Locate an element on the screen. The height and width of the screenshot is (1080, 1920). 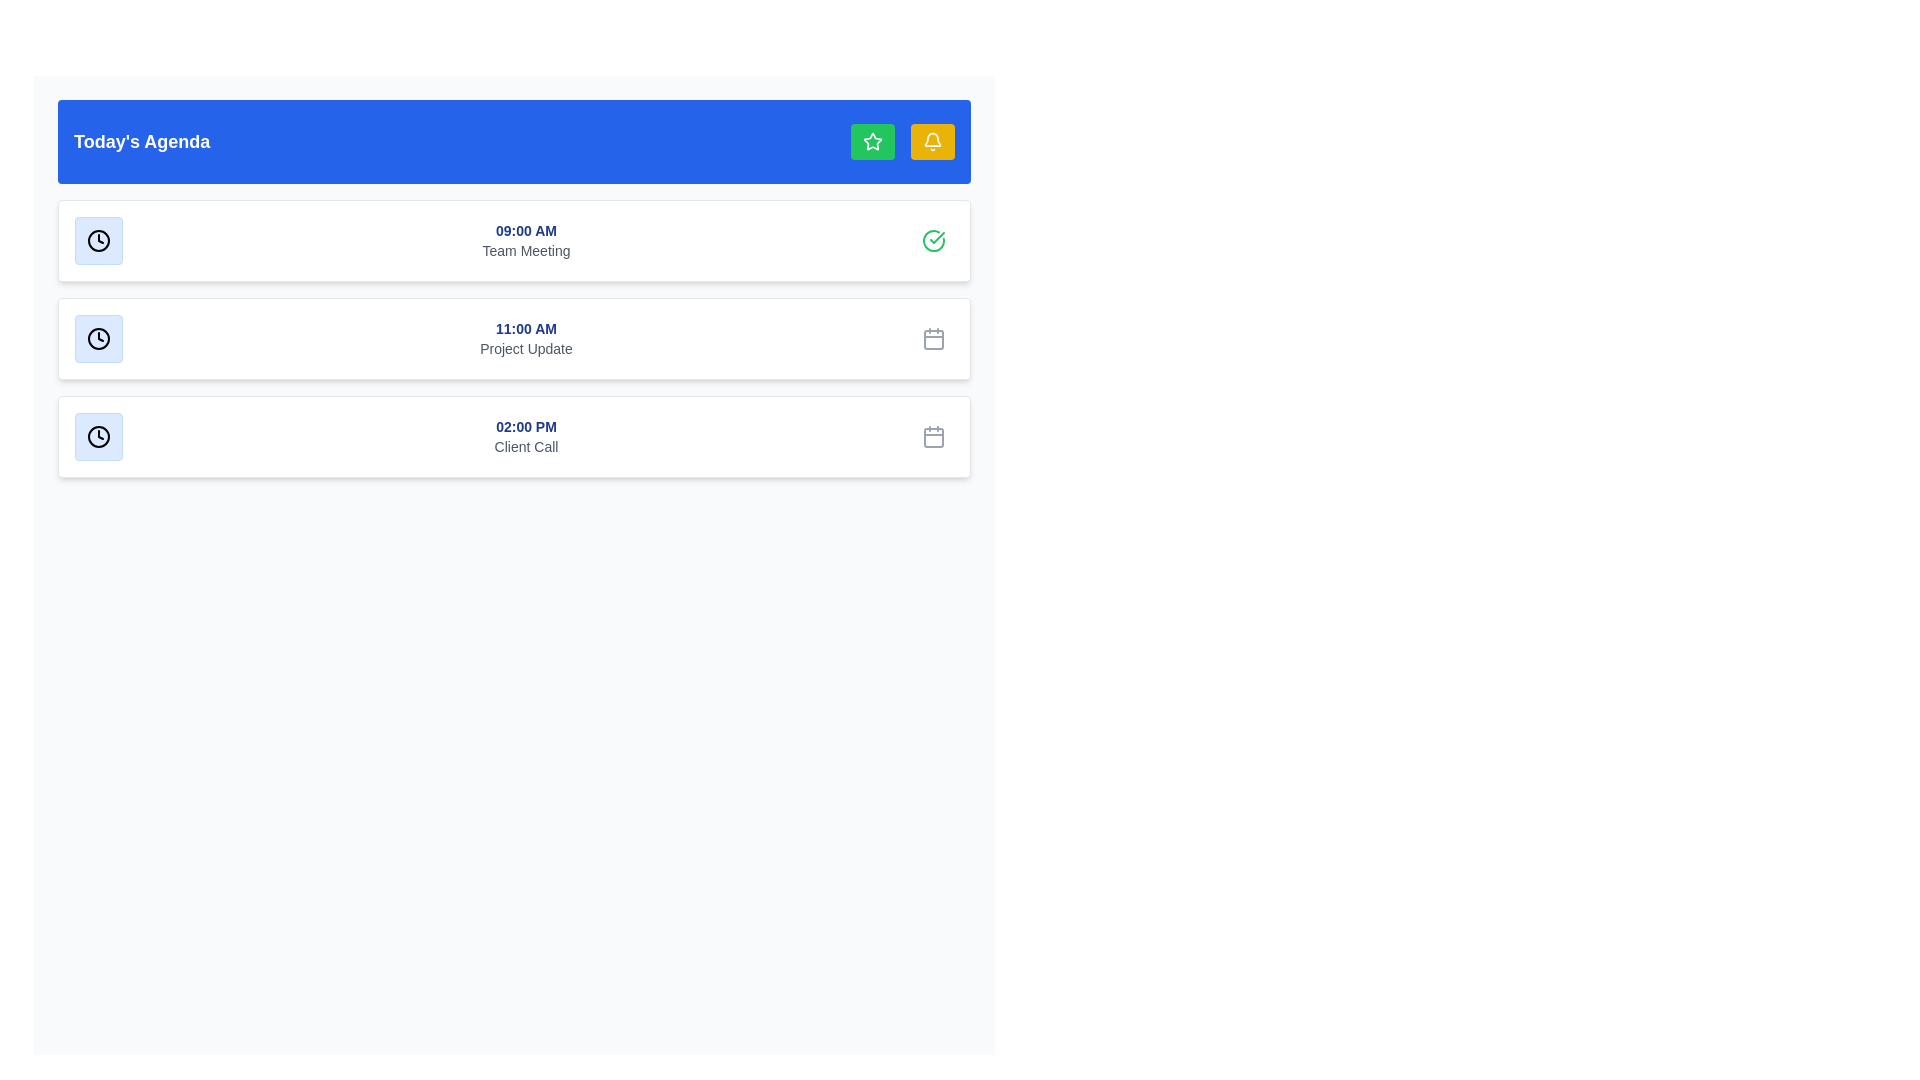
the circular button with a gray calendar icon representing the '02:00 PM Client Call' event is located at coordinates (933, 435).